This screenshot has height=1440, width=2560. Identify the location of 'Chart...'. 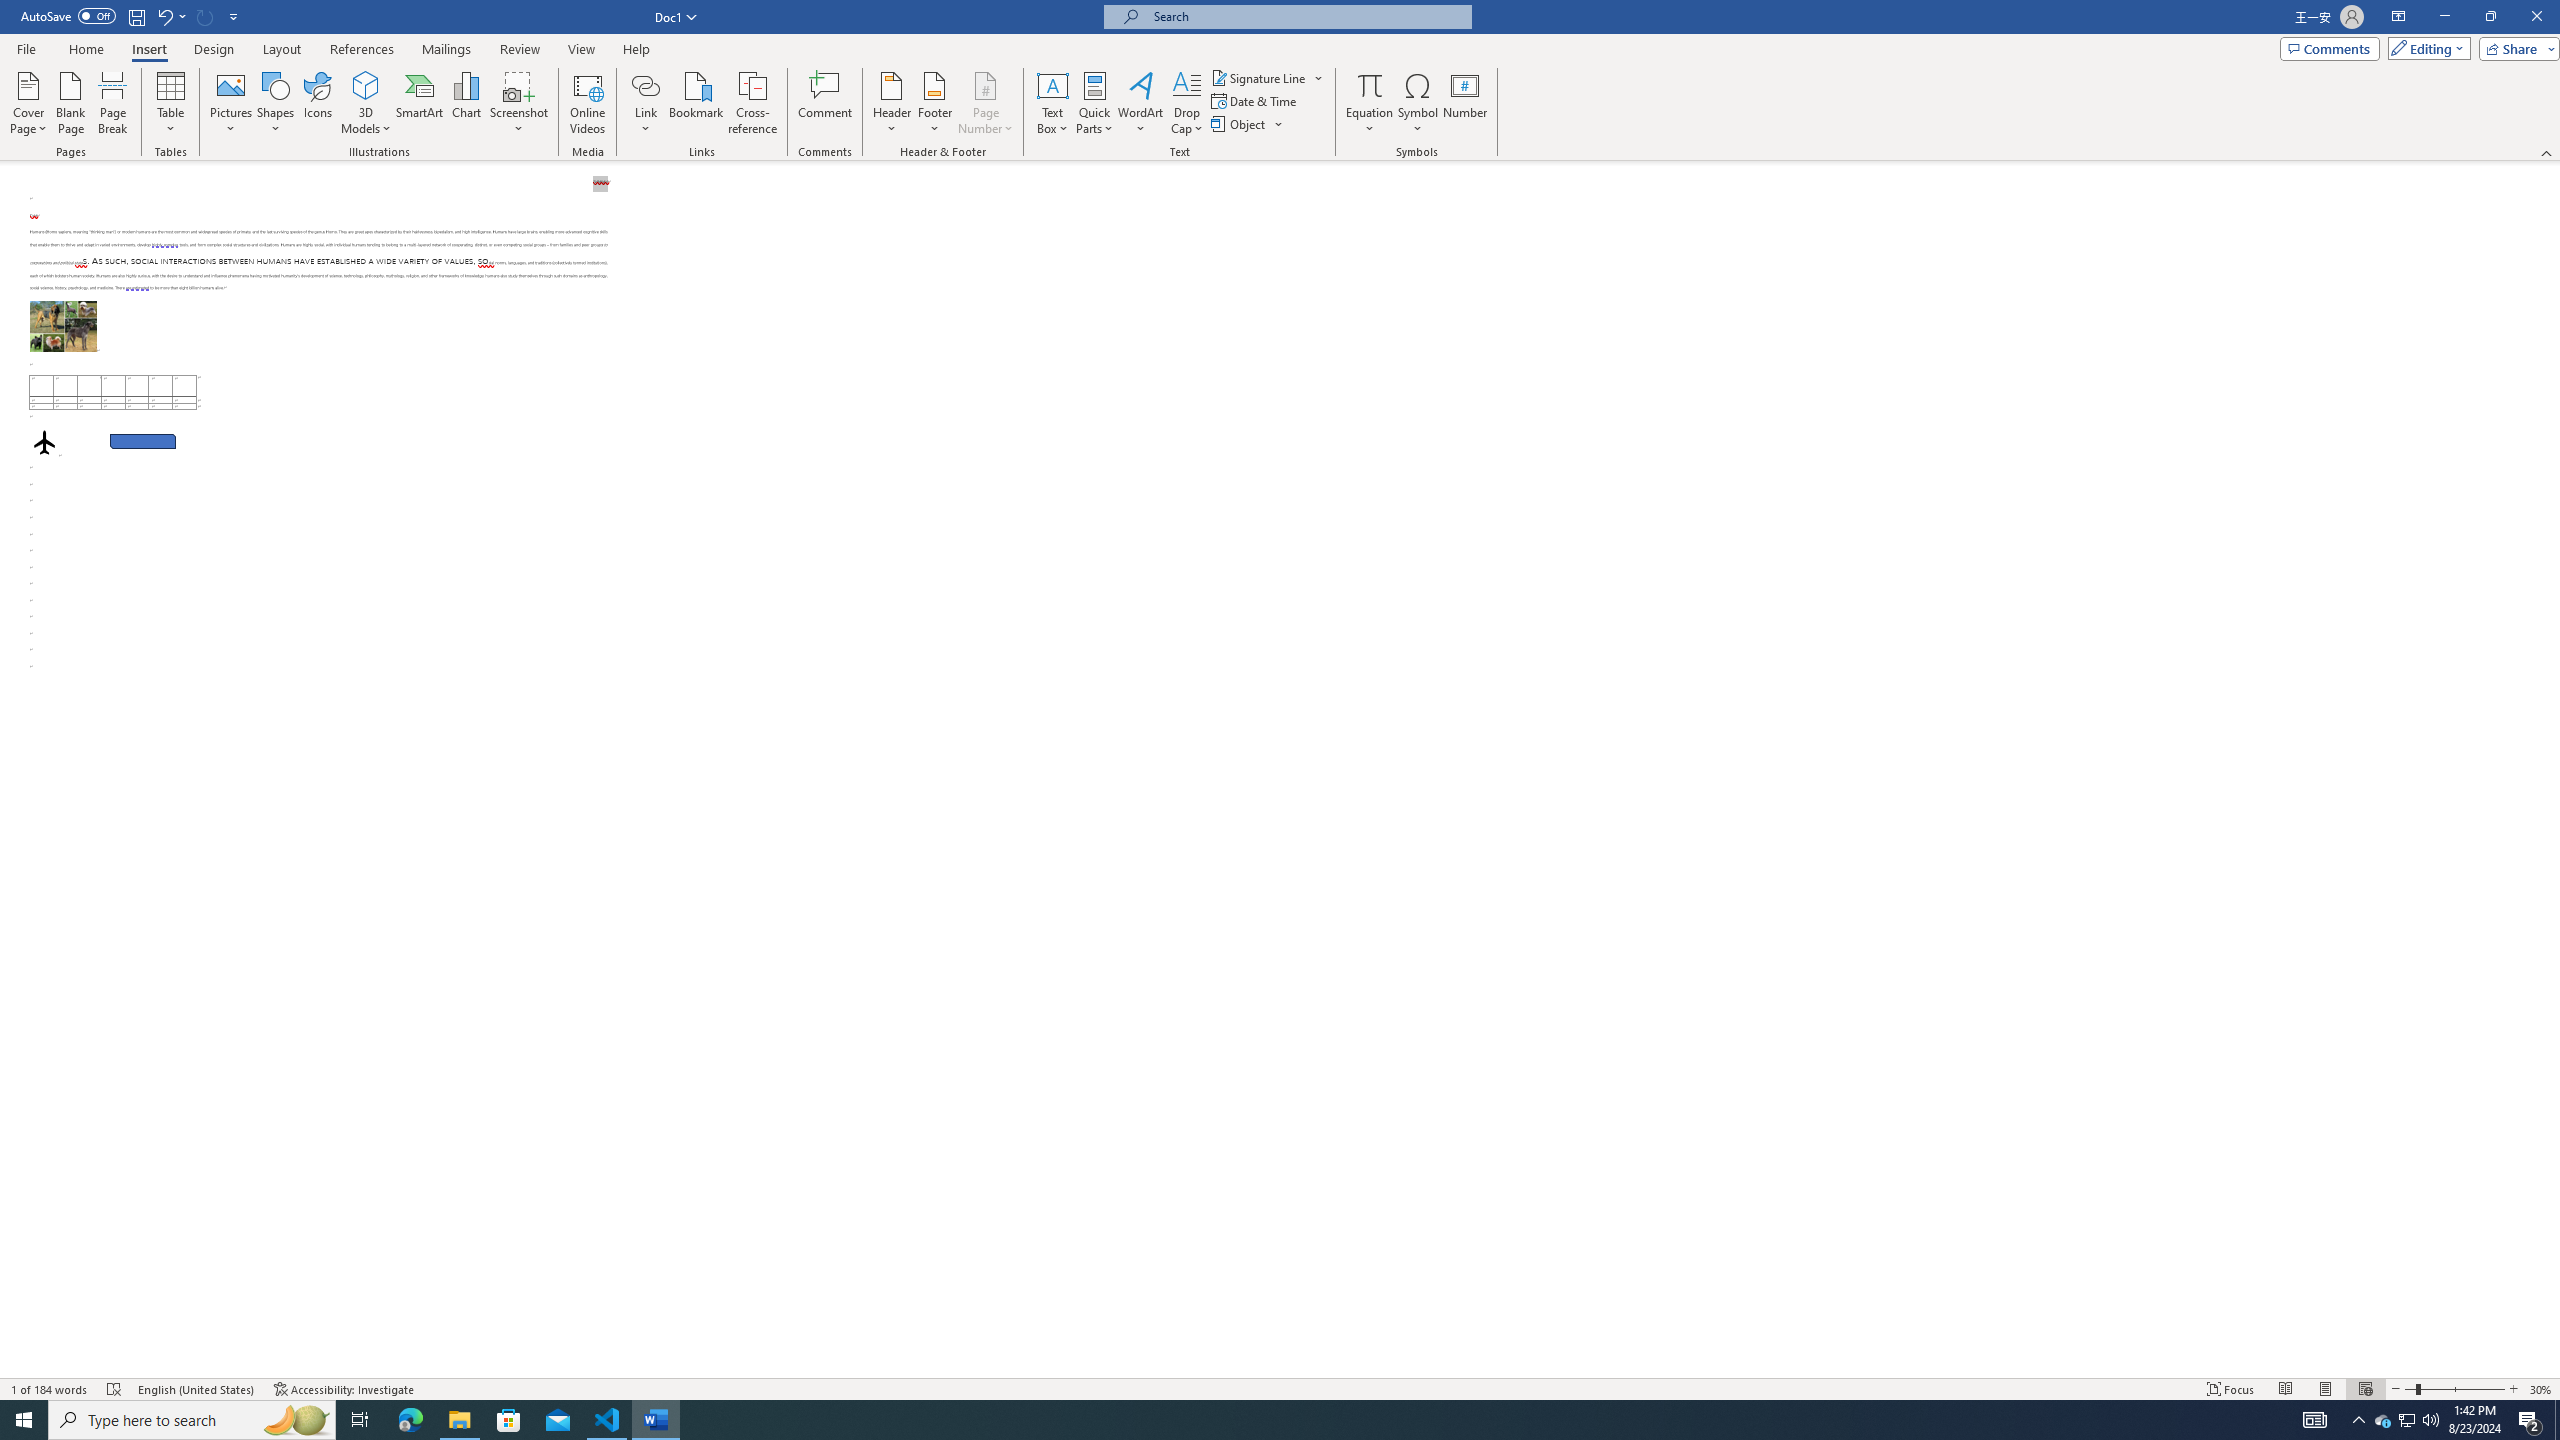
(466, 103).